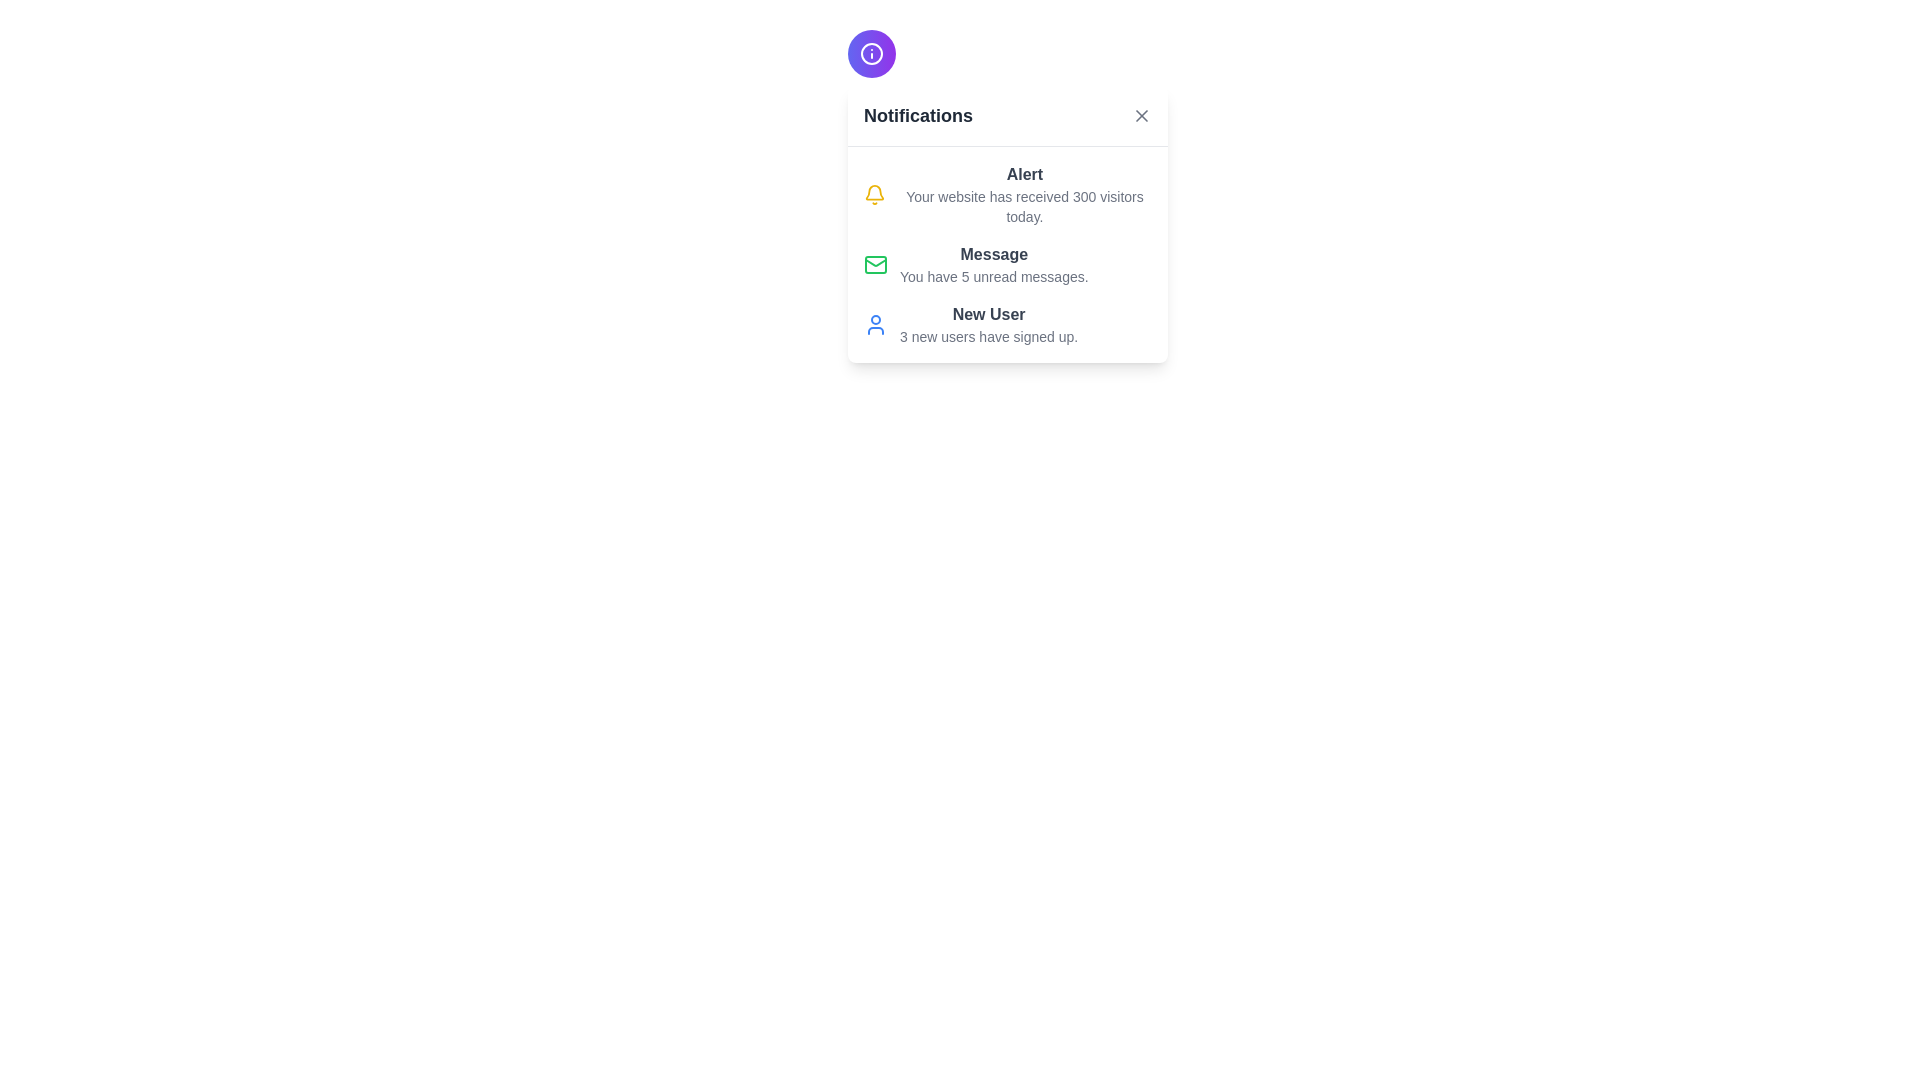 This screenshot has height=1080, width=1920. What do you see at coordinates (1024, 195) in the screenshot?
I see `the first notification in the notifications module that provides daily visitor statistics, located directly below the modal's title bar` at bounding box center [1024, 195].